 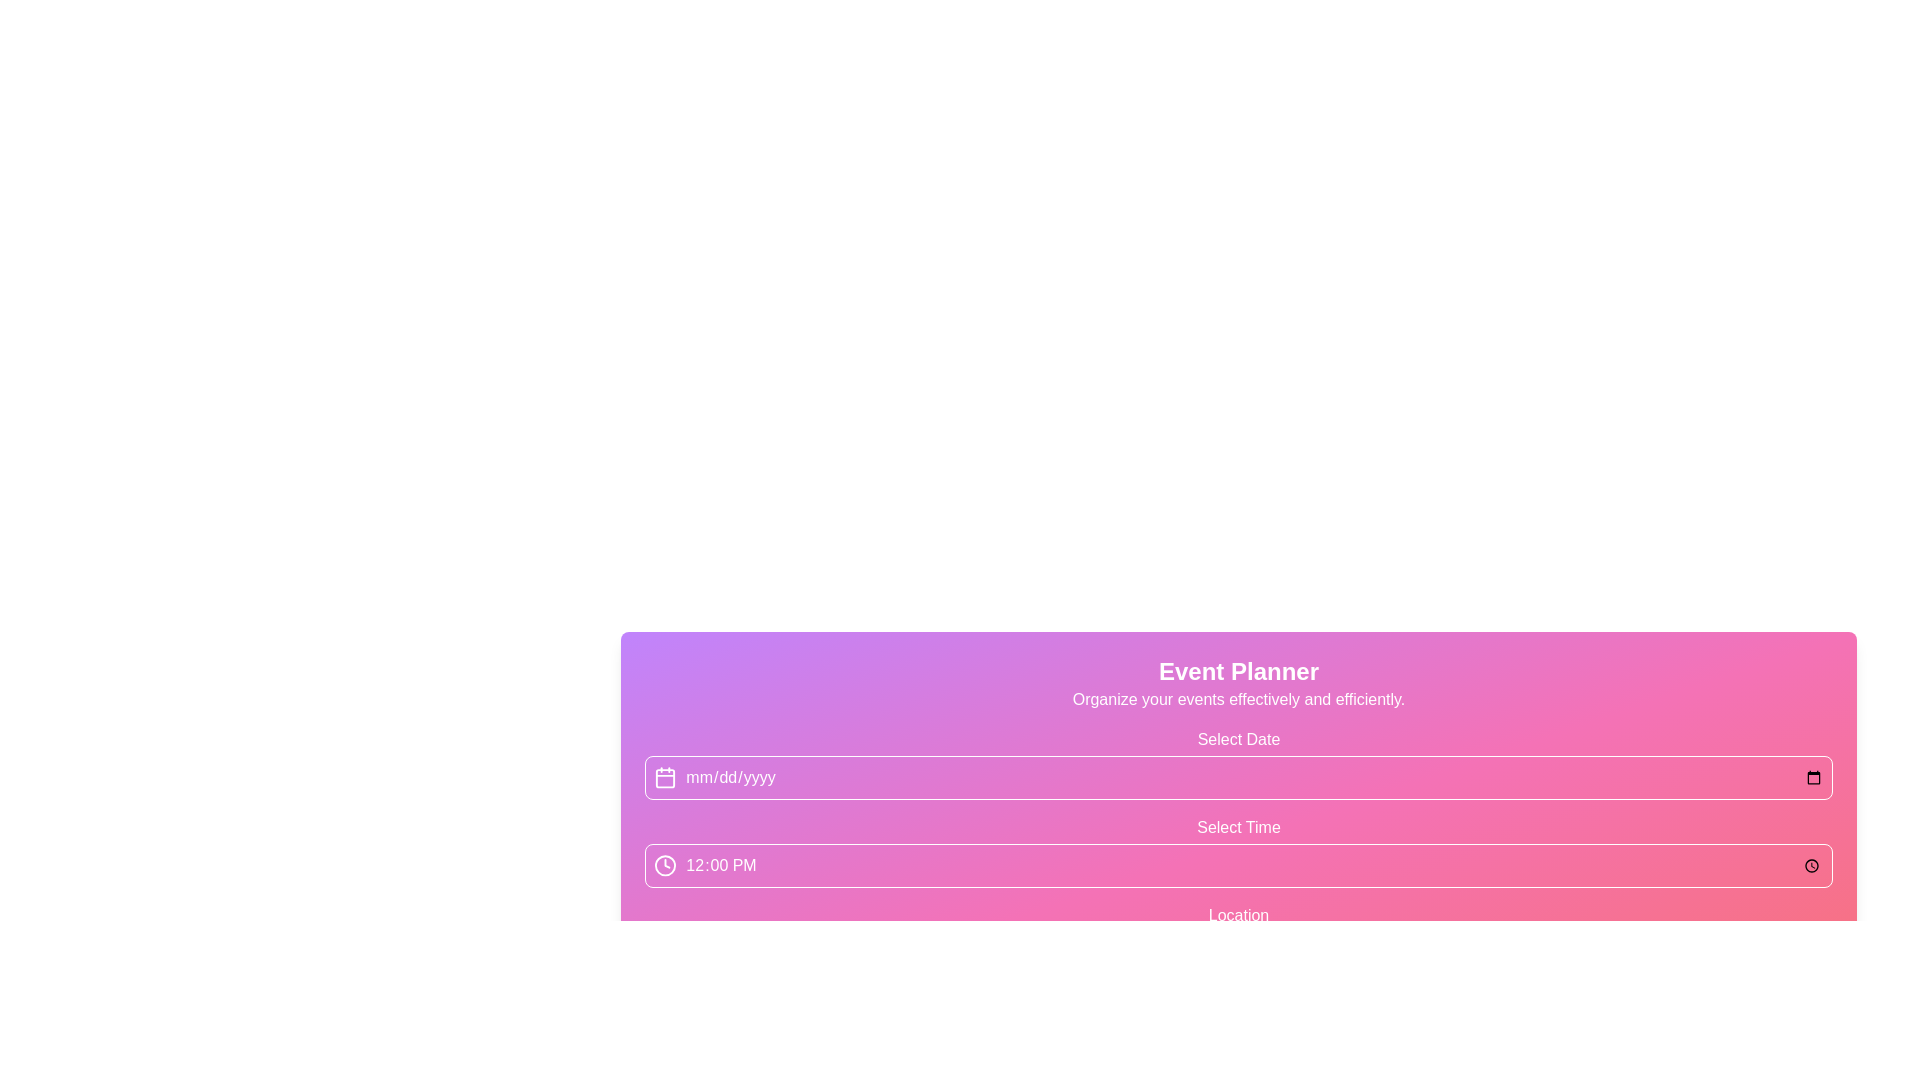 I want to click on the Time selection field, which is positioned below the 'Select Date' section and above the 'Location' section, so click(x=1237, y=852).